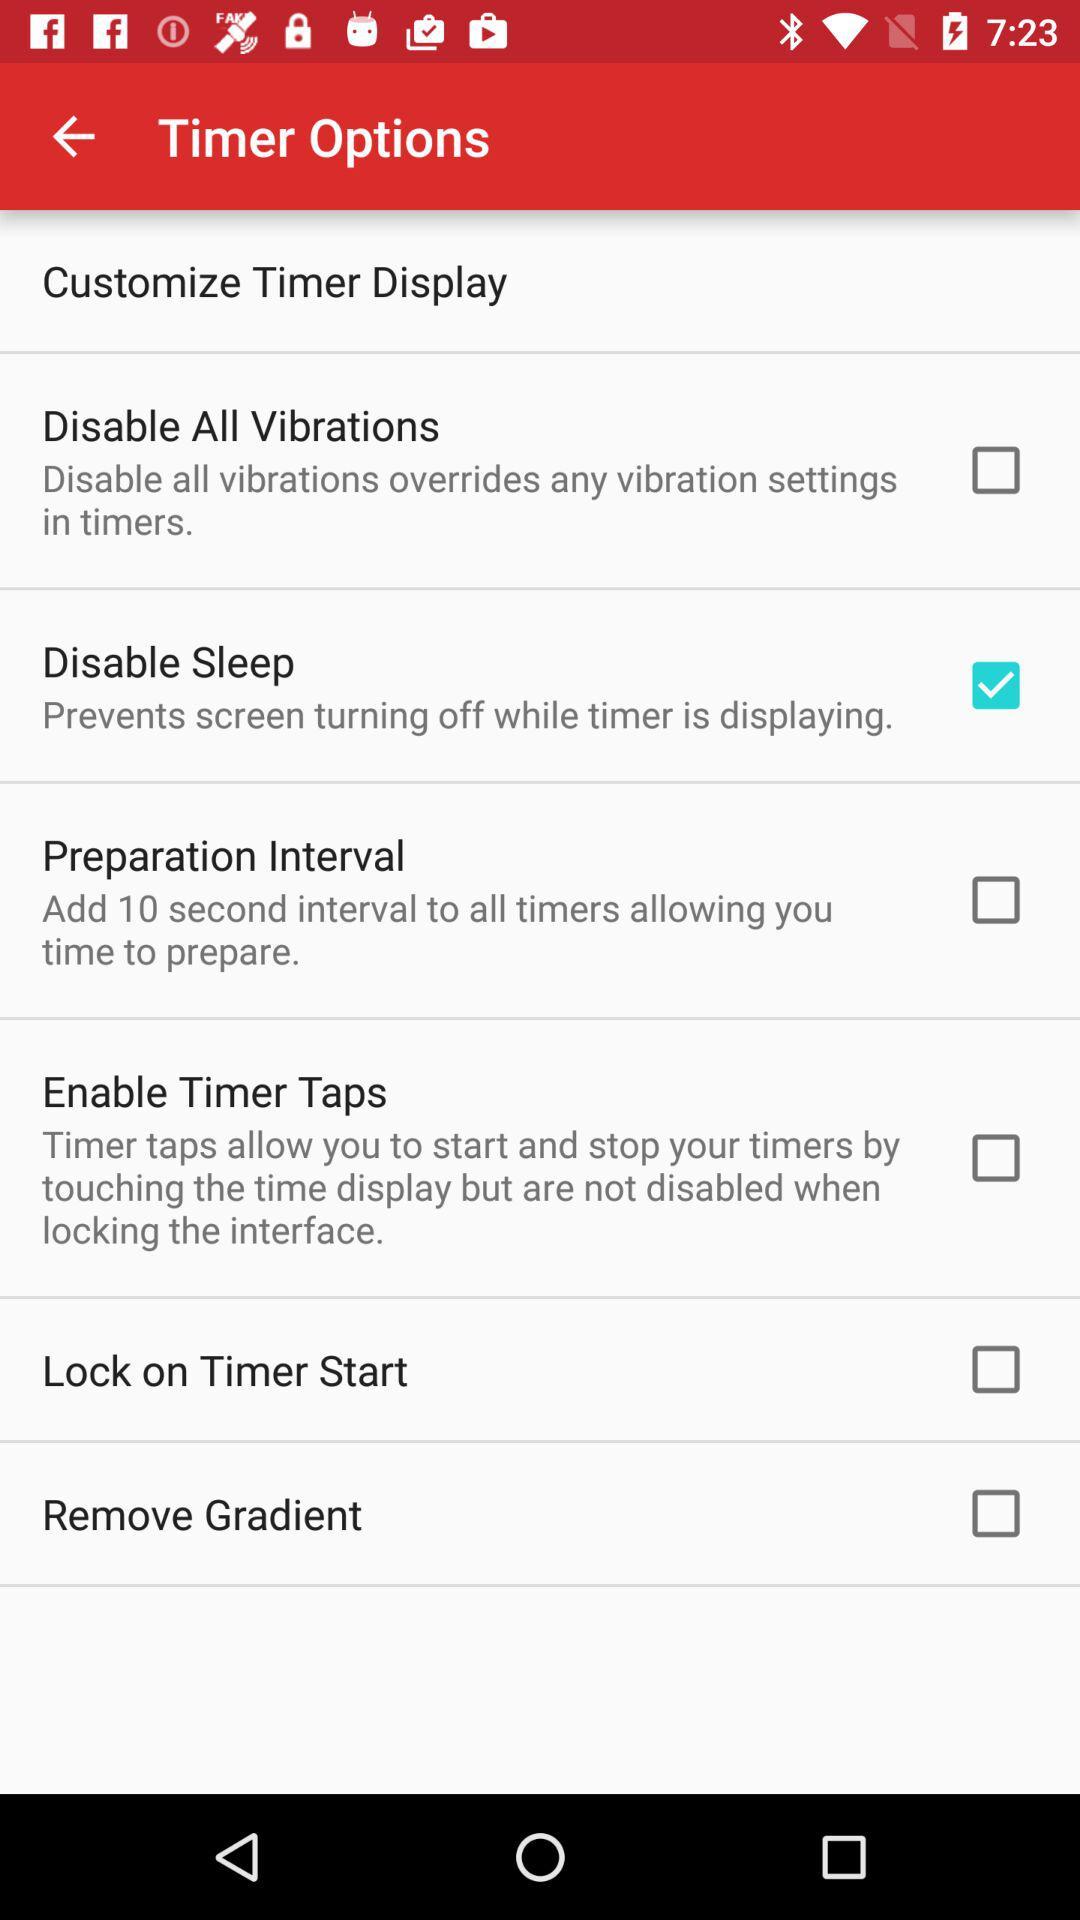 The height and width of the screenshot is (1920, 1080). Describe the element at coordinates (995, 1157) in the screenshot. I see `the box at enable timer taps line` at that location.